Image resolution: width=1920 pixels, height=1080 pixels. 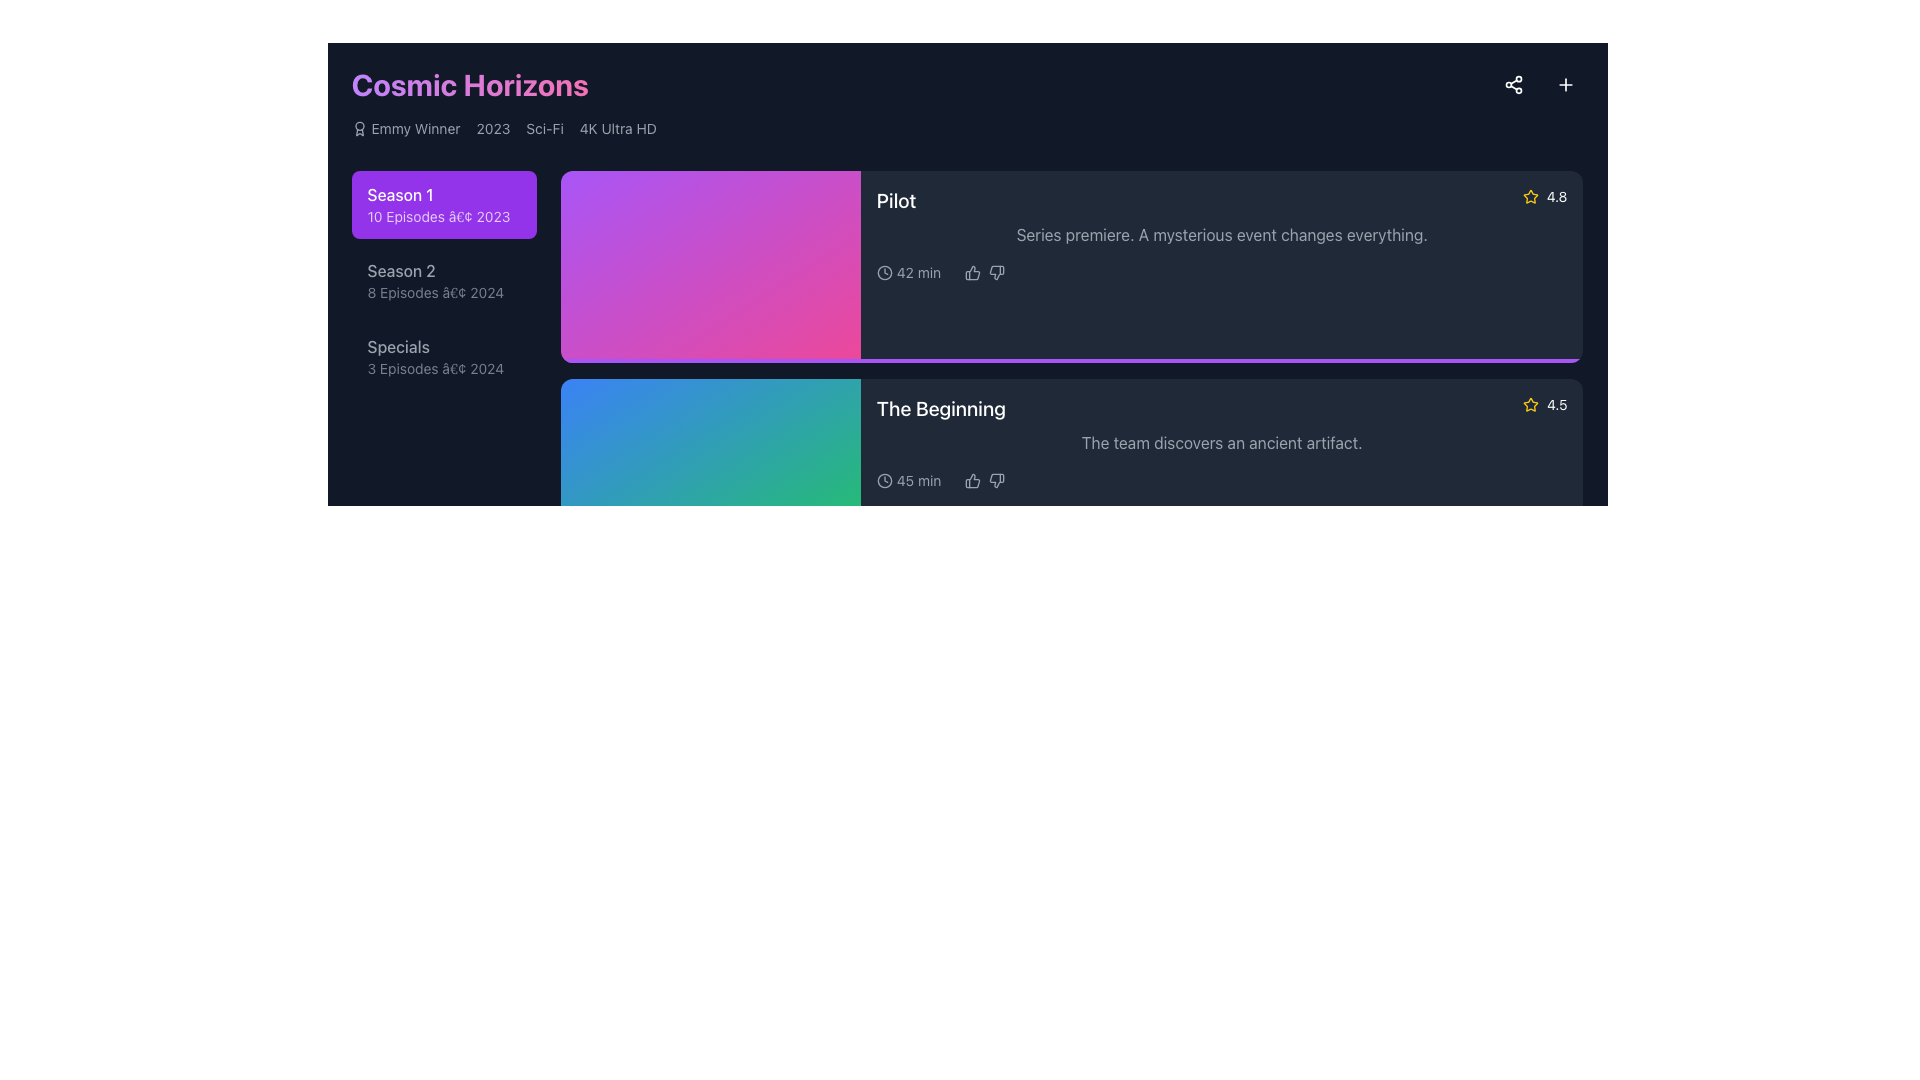 I want to click on the button that provides access to details or episodes related to the series' specials released in 2024, positioned under 'Cosmic Horizons' after 'Season 1' and 'Season 2', so click(x=443, y=356).